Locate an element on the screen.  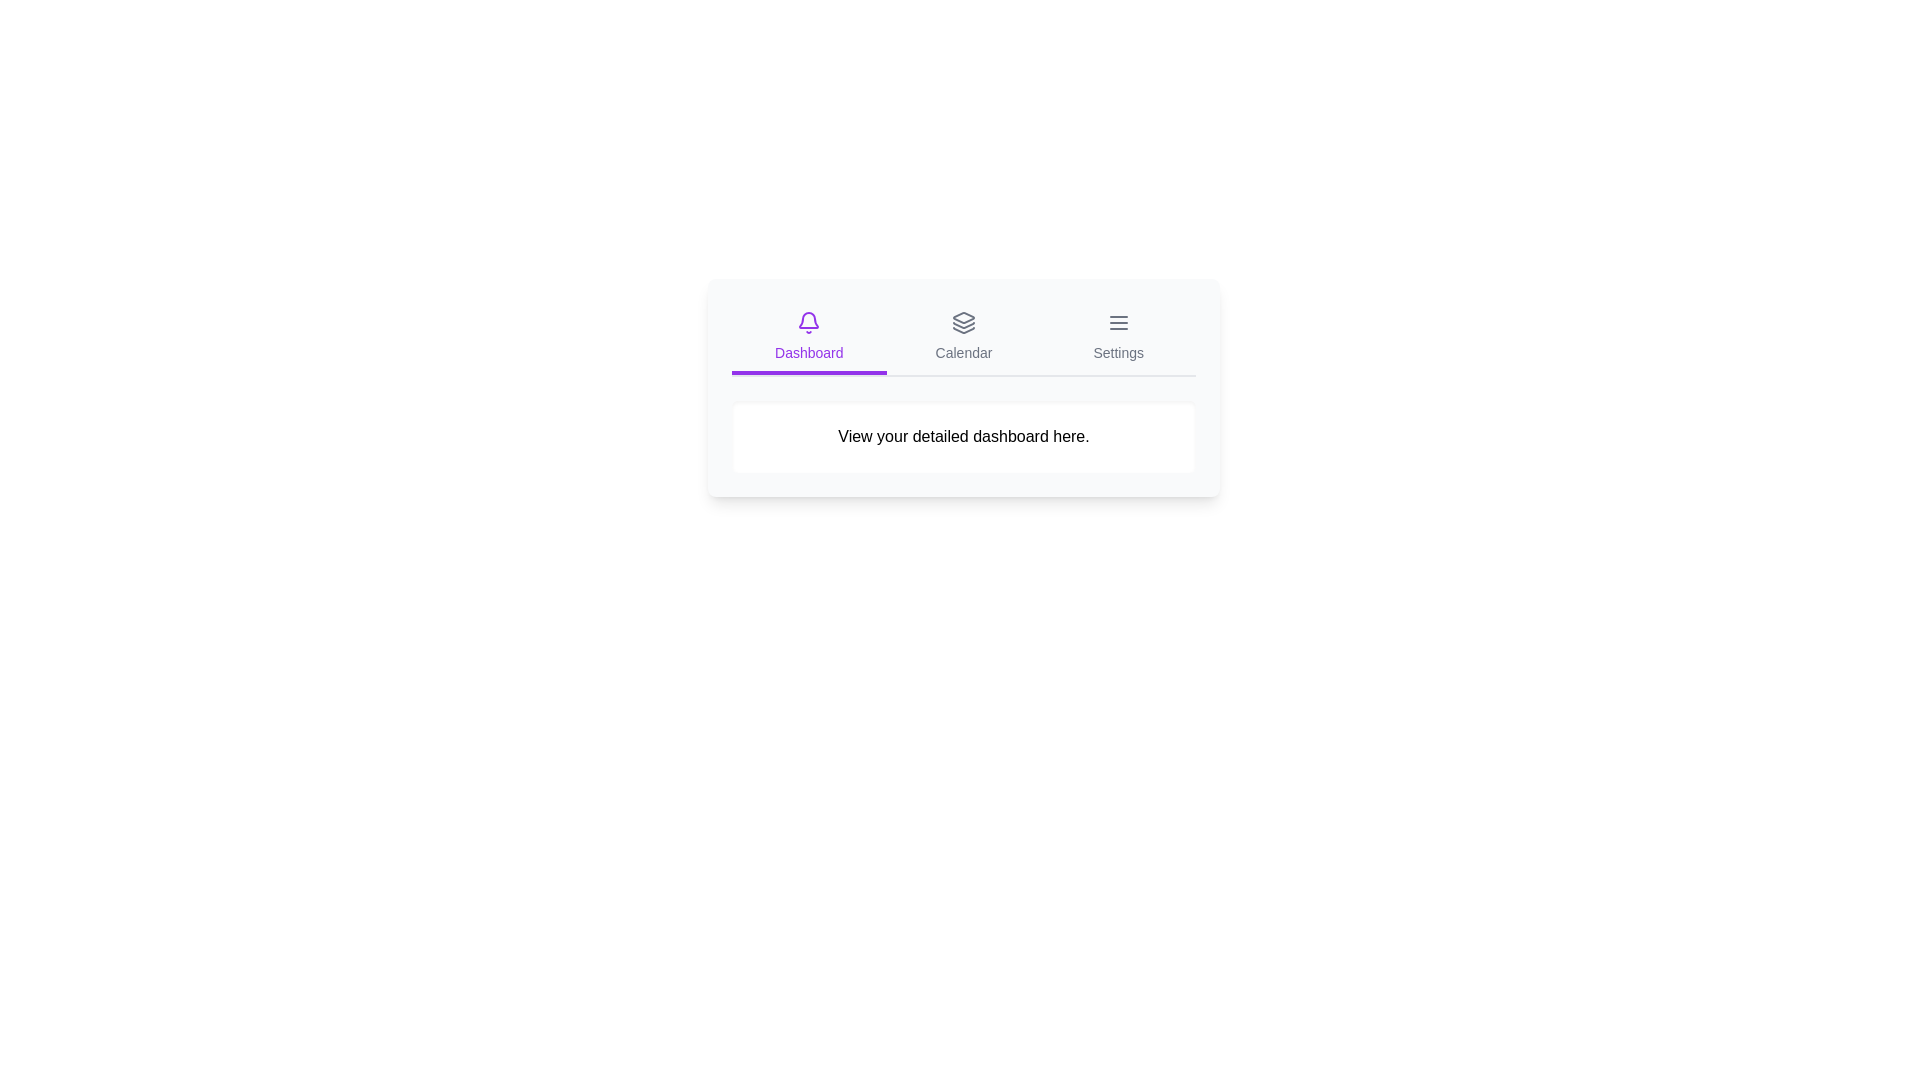
the tab labeled Settings to inspect its icon and text is located at coordinates (1117, 338).